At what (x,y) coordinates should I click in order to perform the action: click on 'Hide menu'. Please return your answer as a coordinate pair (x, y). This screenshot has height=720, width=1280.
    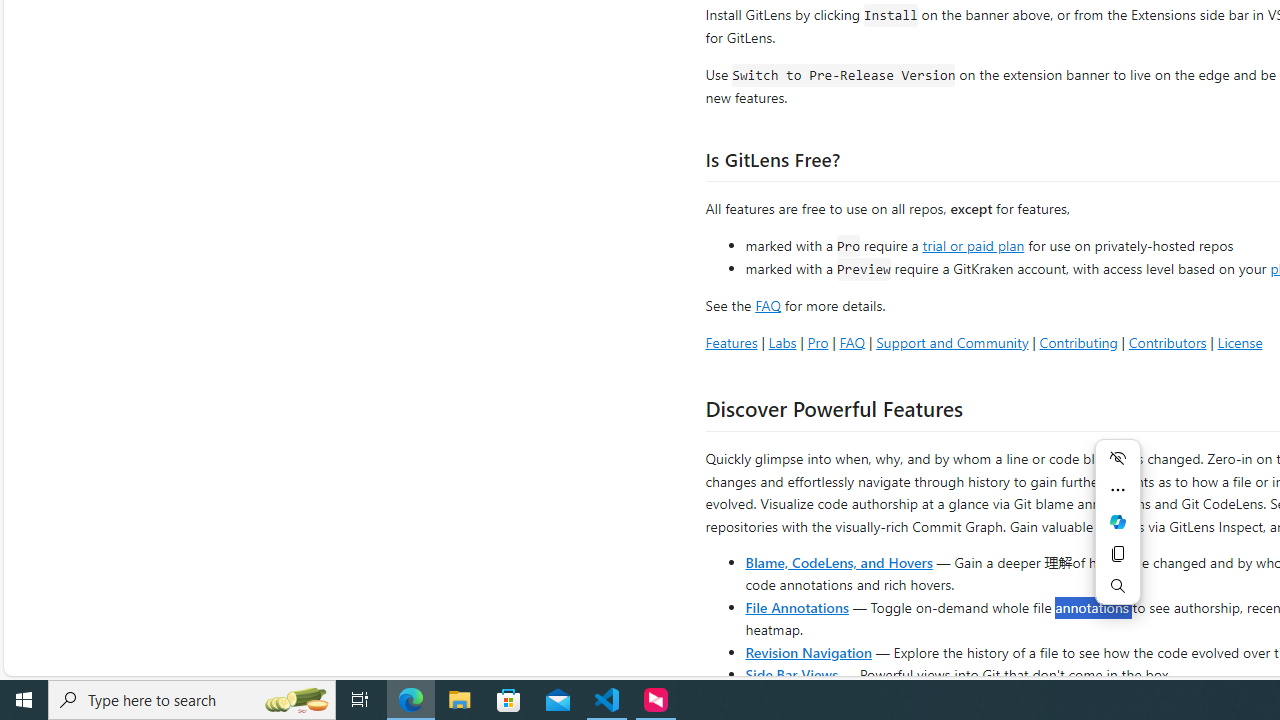
    Looking at the image, I should click on (1117, 457).